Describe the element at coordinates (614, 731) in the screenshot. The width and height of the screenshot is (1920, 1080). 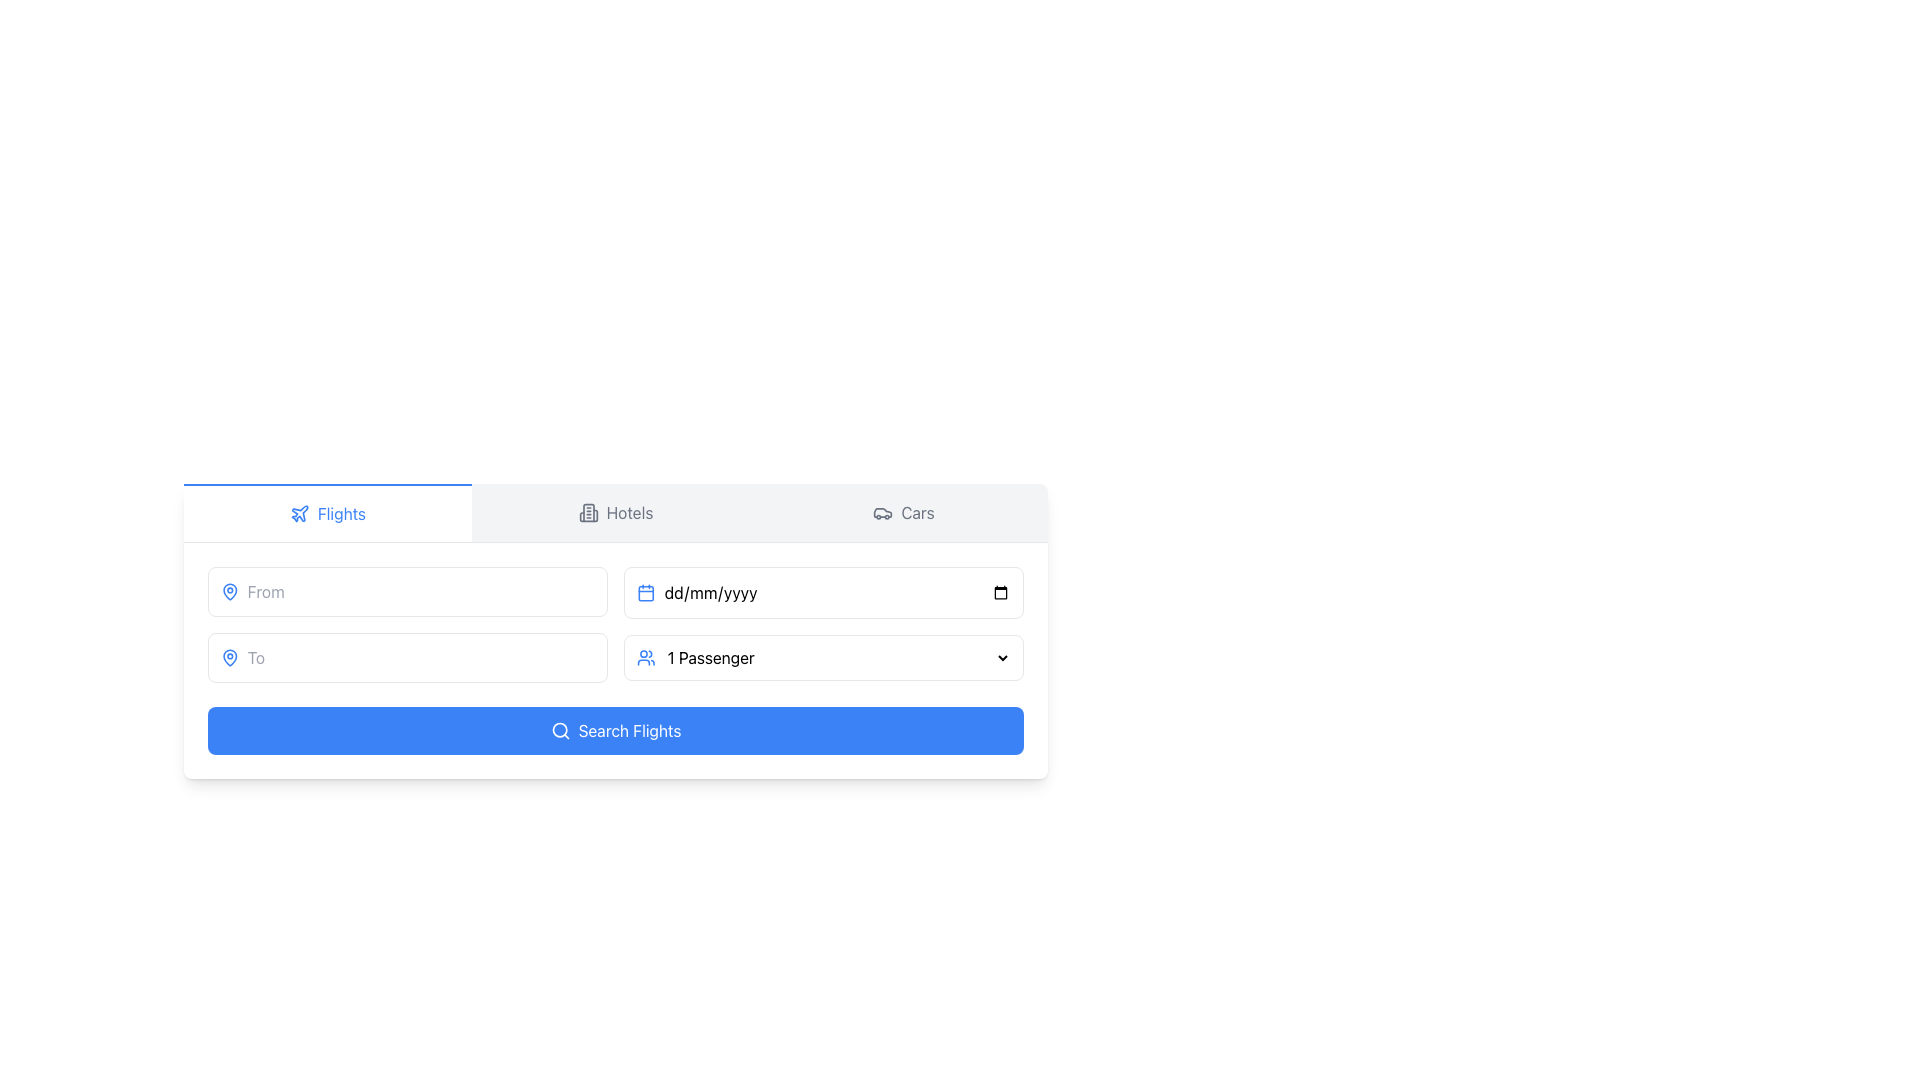
I see `the submit button for executing a flight search` at that location.